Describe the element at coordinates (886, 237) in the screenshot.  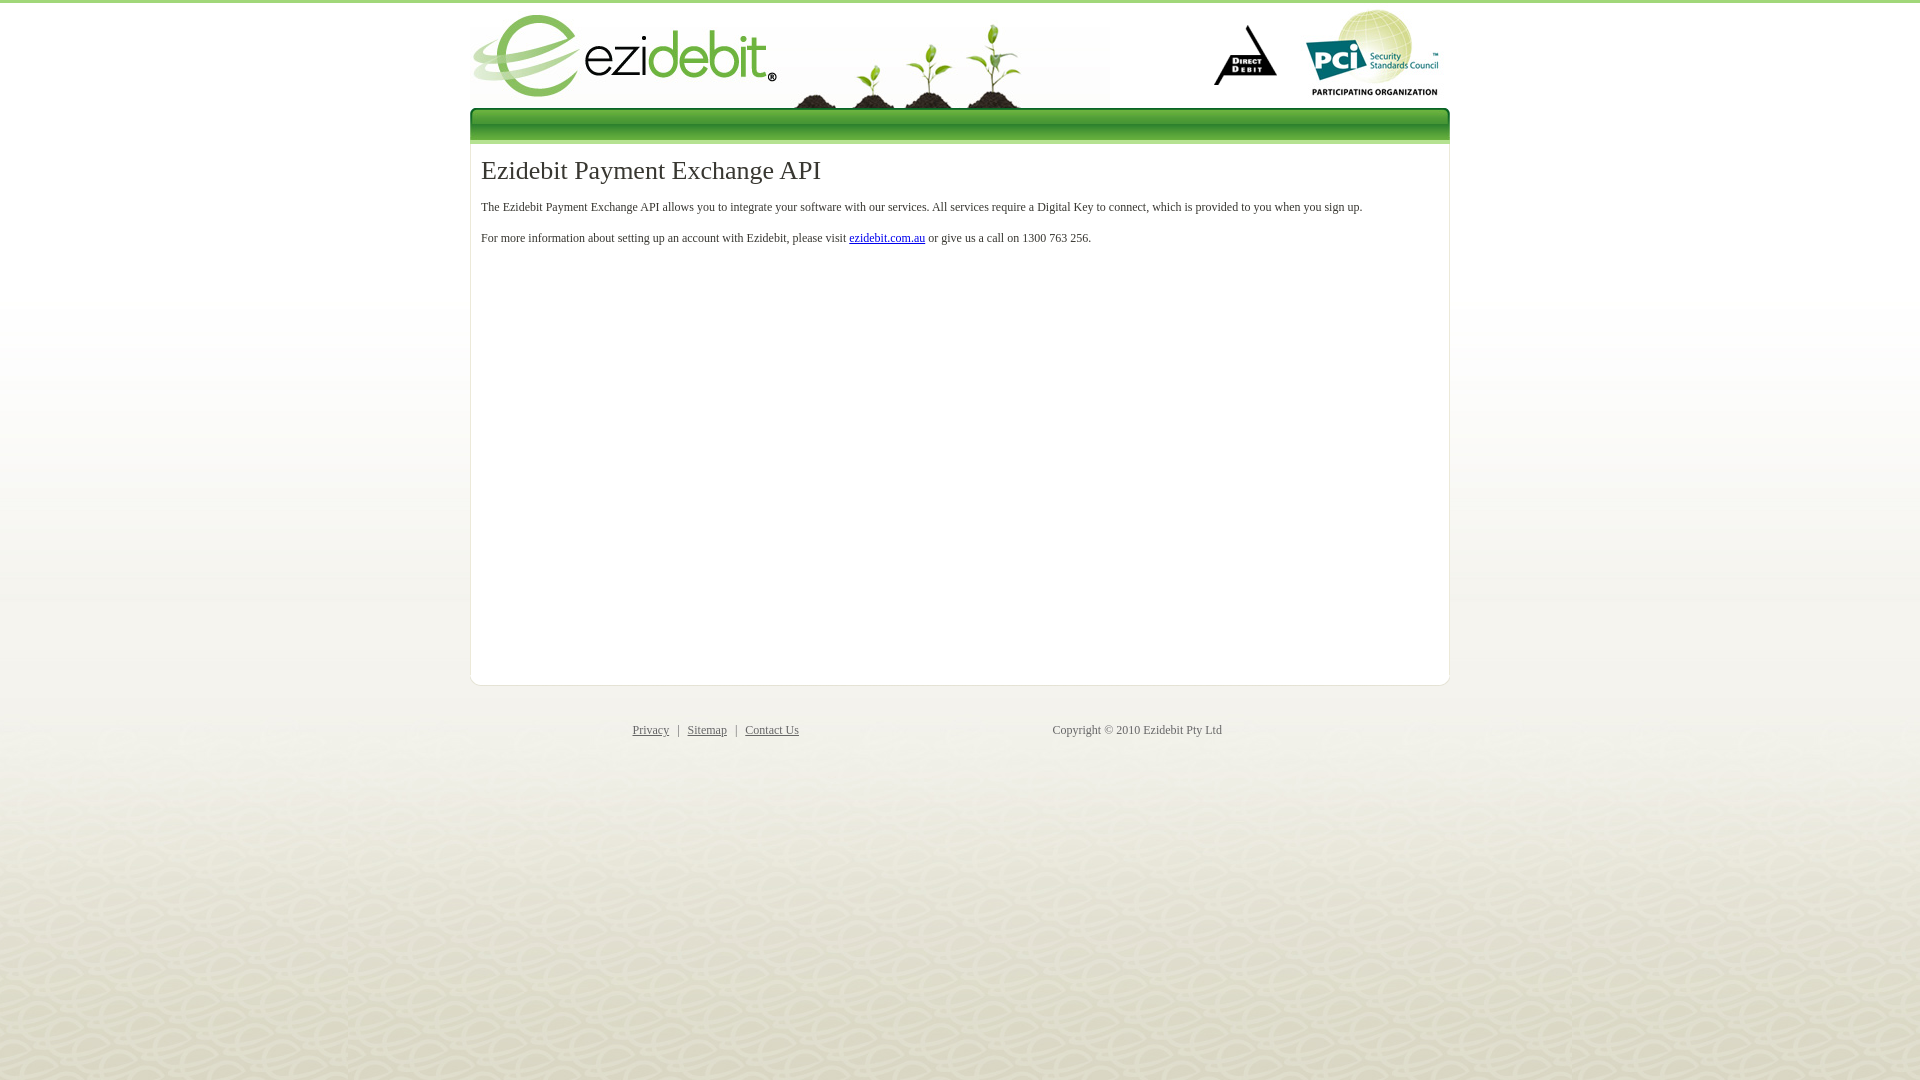
I see `'ezidebit.com.au'` at that location.